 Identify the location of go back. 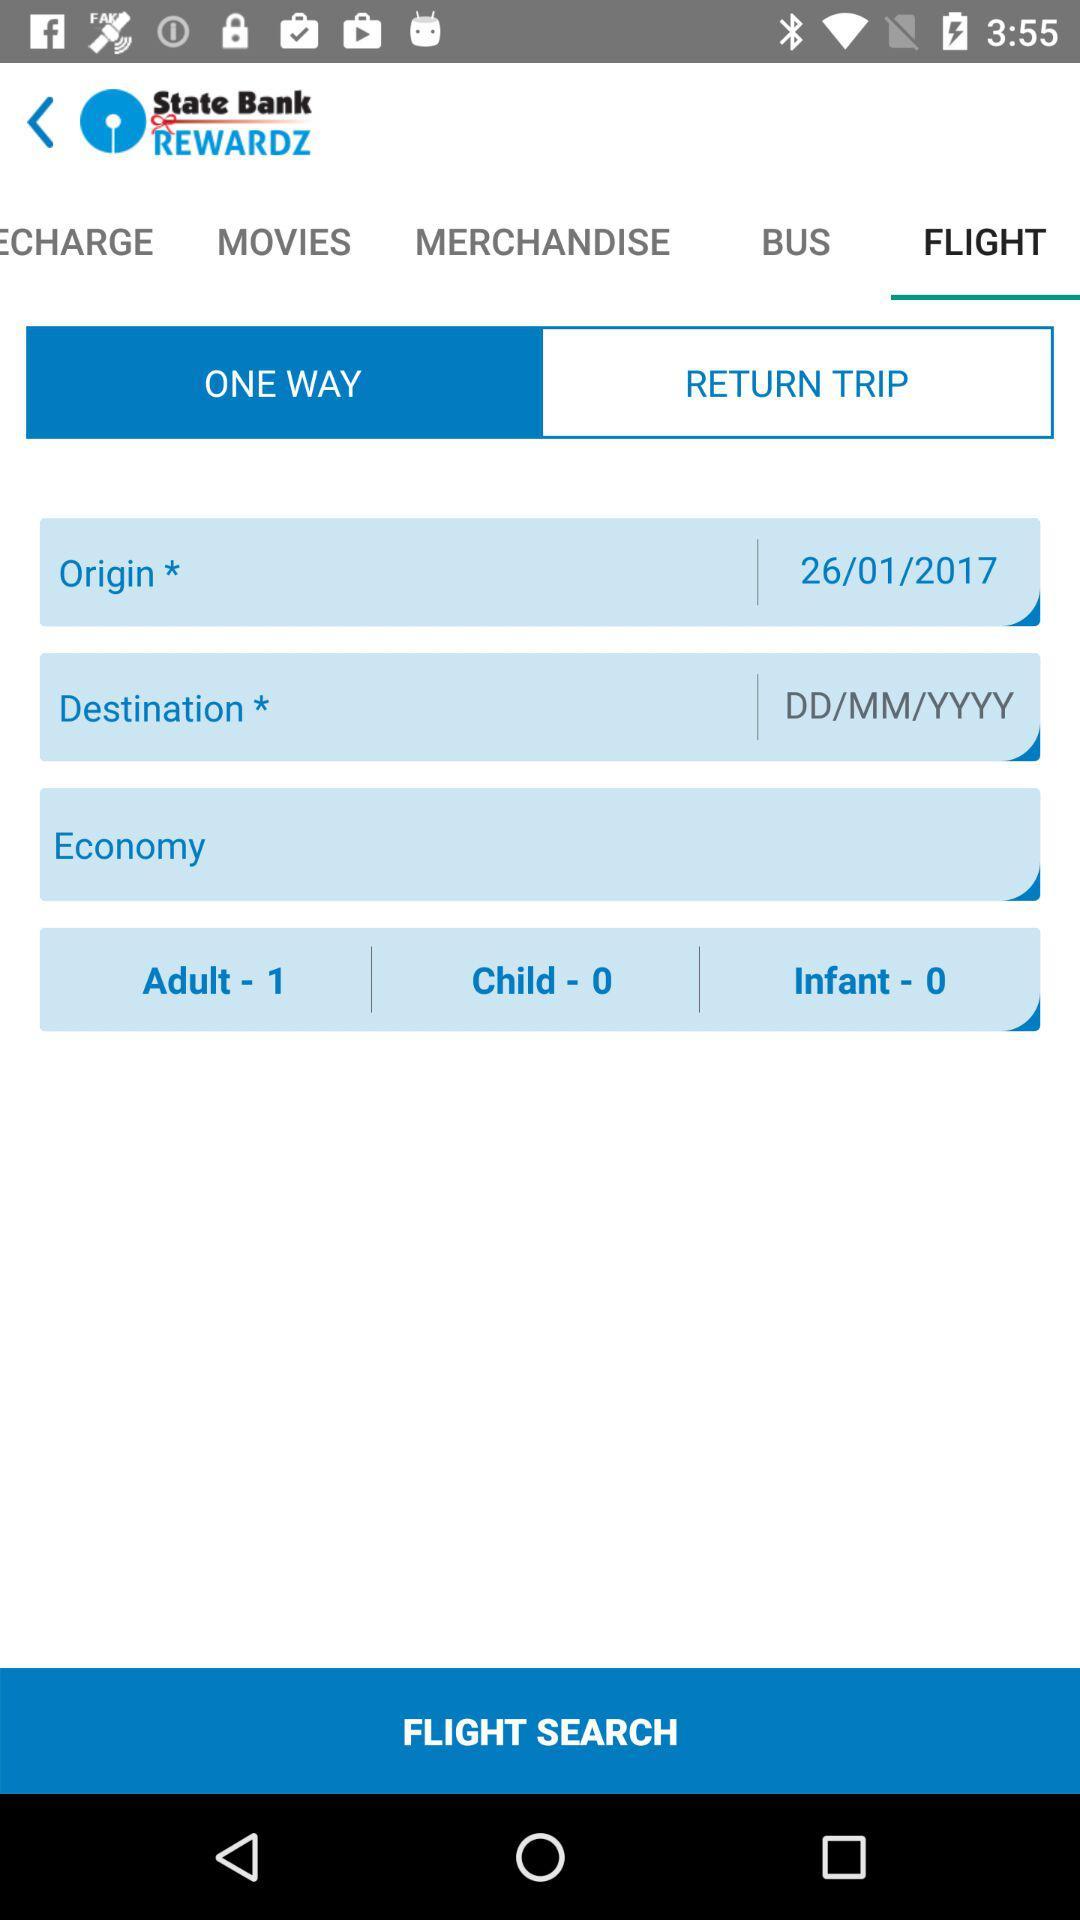
(40, 121).